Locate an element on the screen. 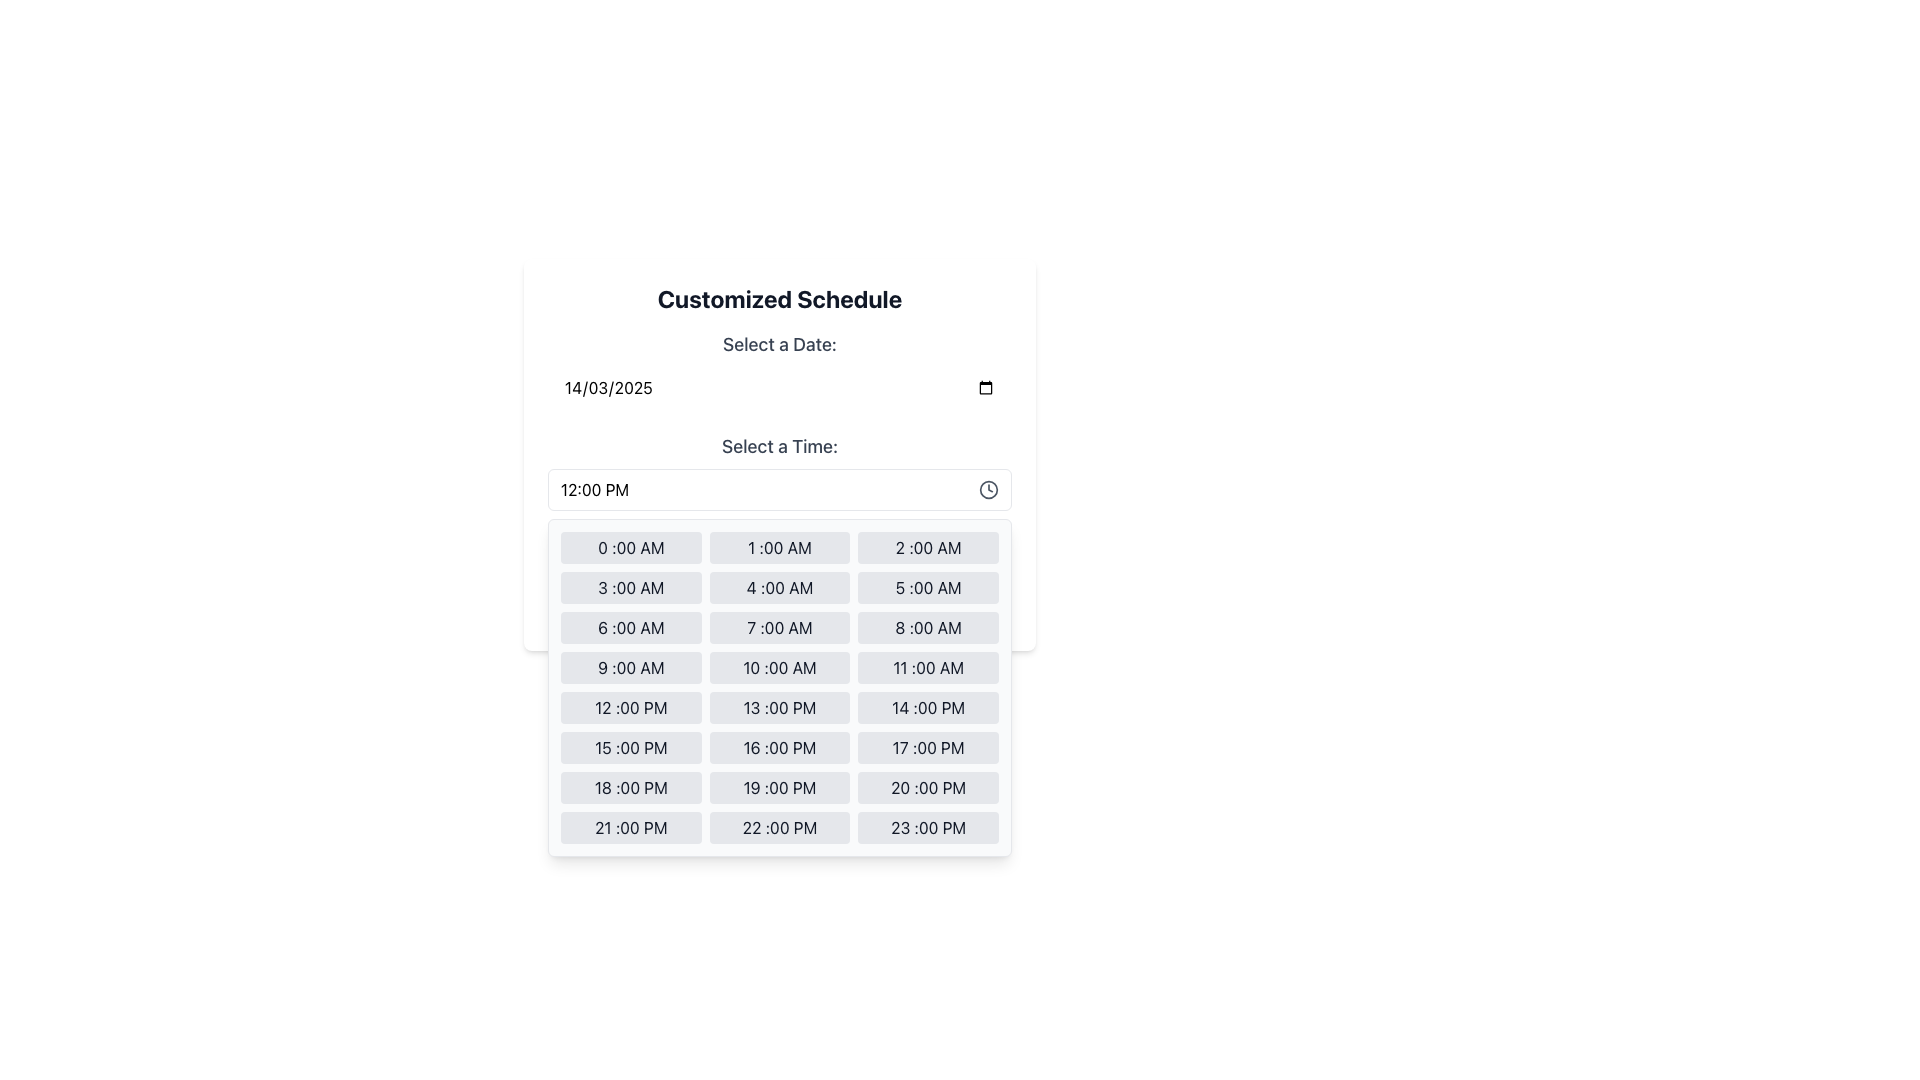 The width and height of the screenshot is (1920, 1080). the button for selecting '11 :00 AM' located in the 'Select a Time' section of the time picker interface, specifically in the fourth row and third column of the grid layout is located at coordinates (927, 667).